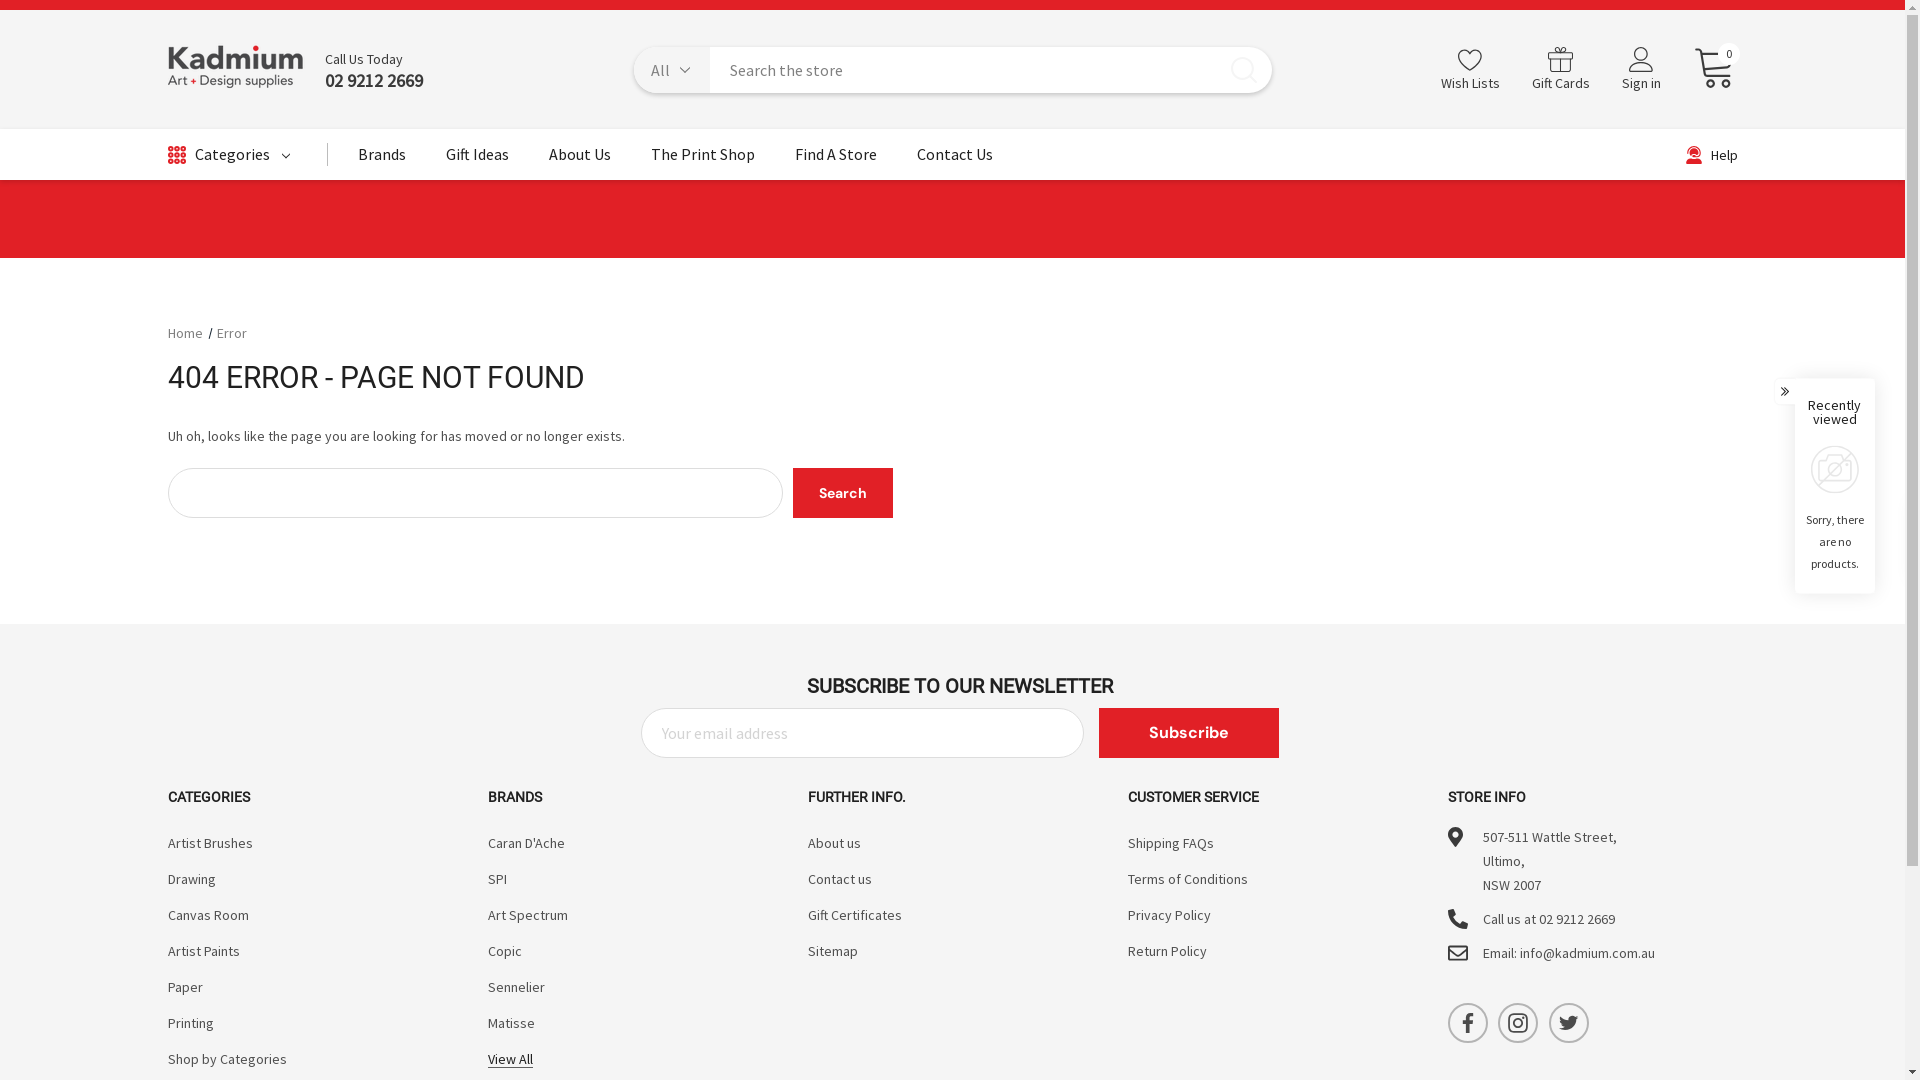 This screenshot has width=1920, height=1080. Describe the element at coordinates (854, 914) in the screenshot. I see `'Gift Certificates'` at that location.